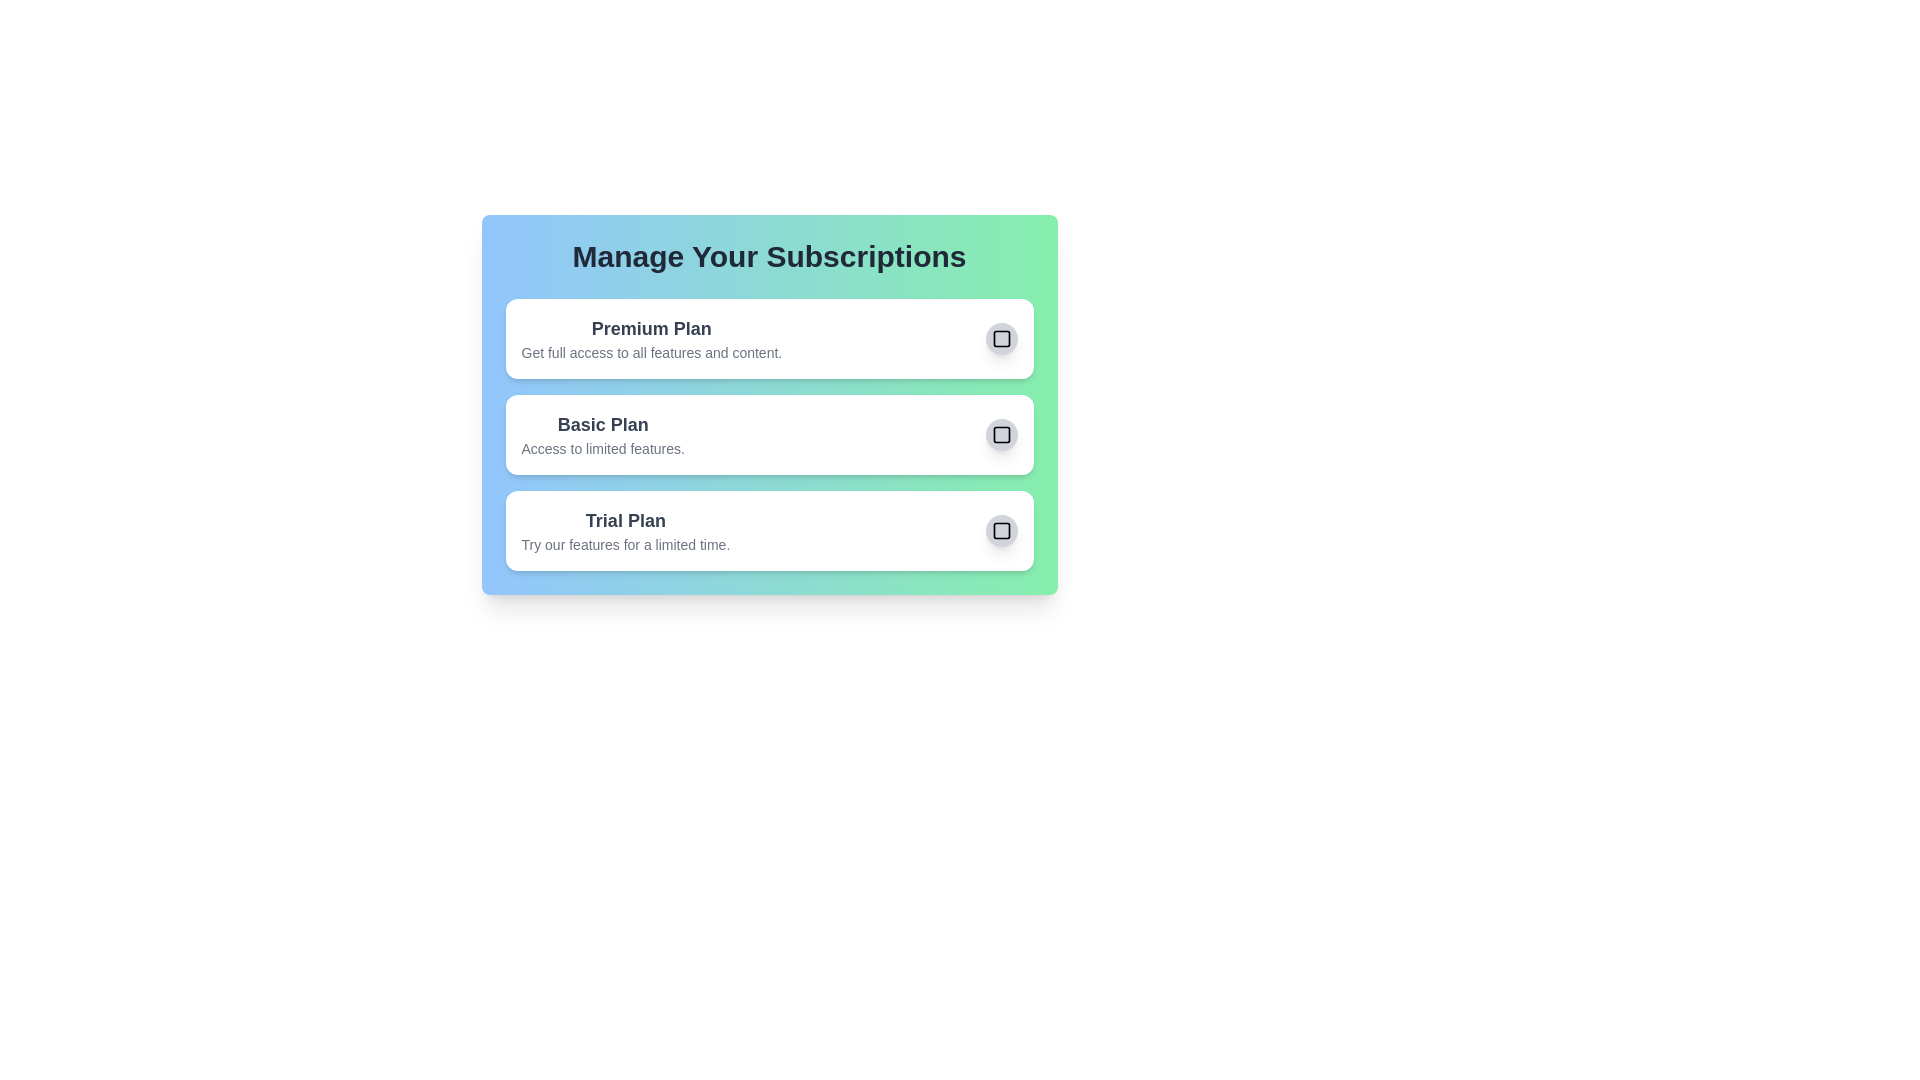 The width and height of the screenshot is (1920, 1080). I want to click on the 'Basic Plan' card, which is the second card in the vertical stack of subscription options, for rearrangement, so click(768, 405).